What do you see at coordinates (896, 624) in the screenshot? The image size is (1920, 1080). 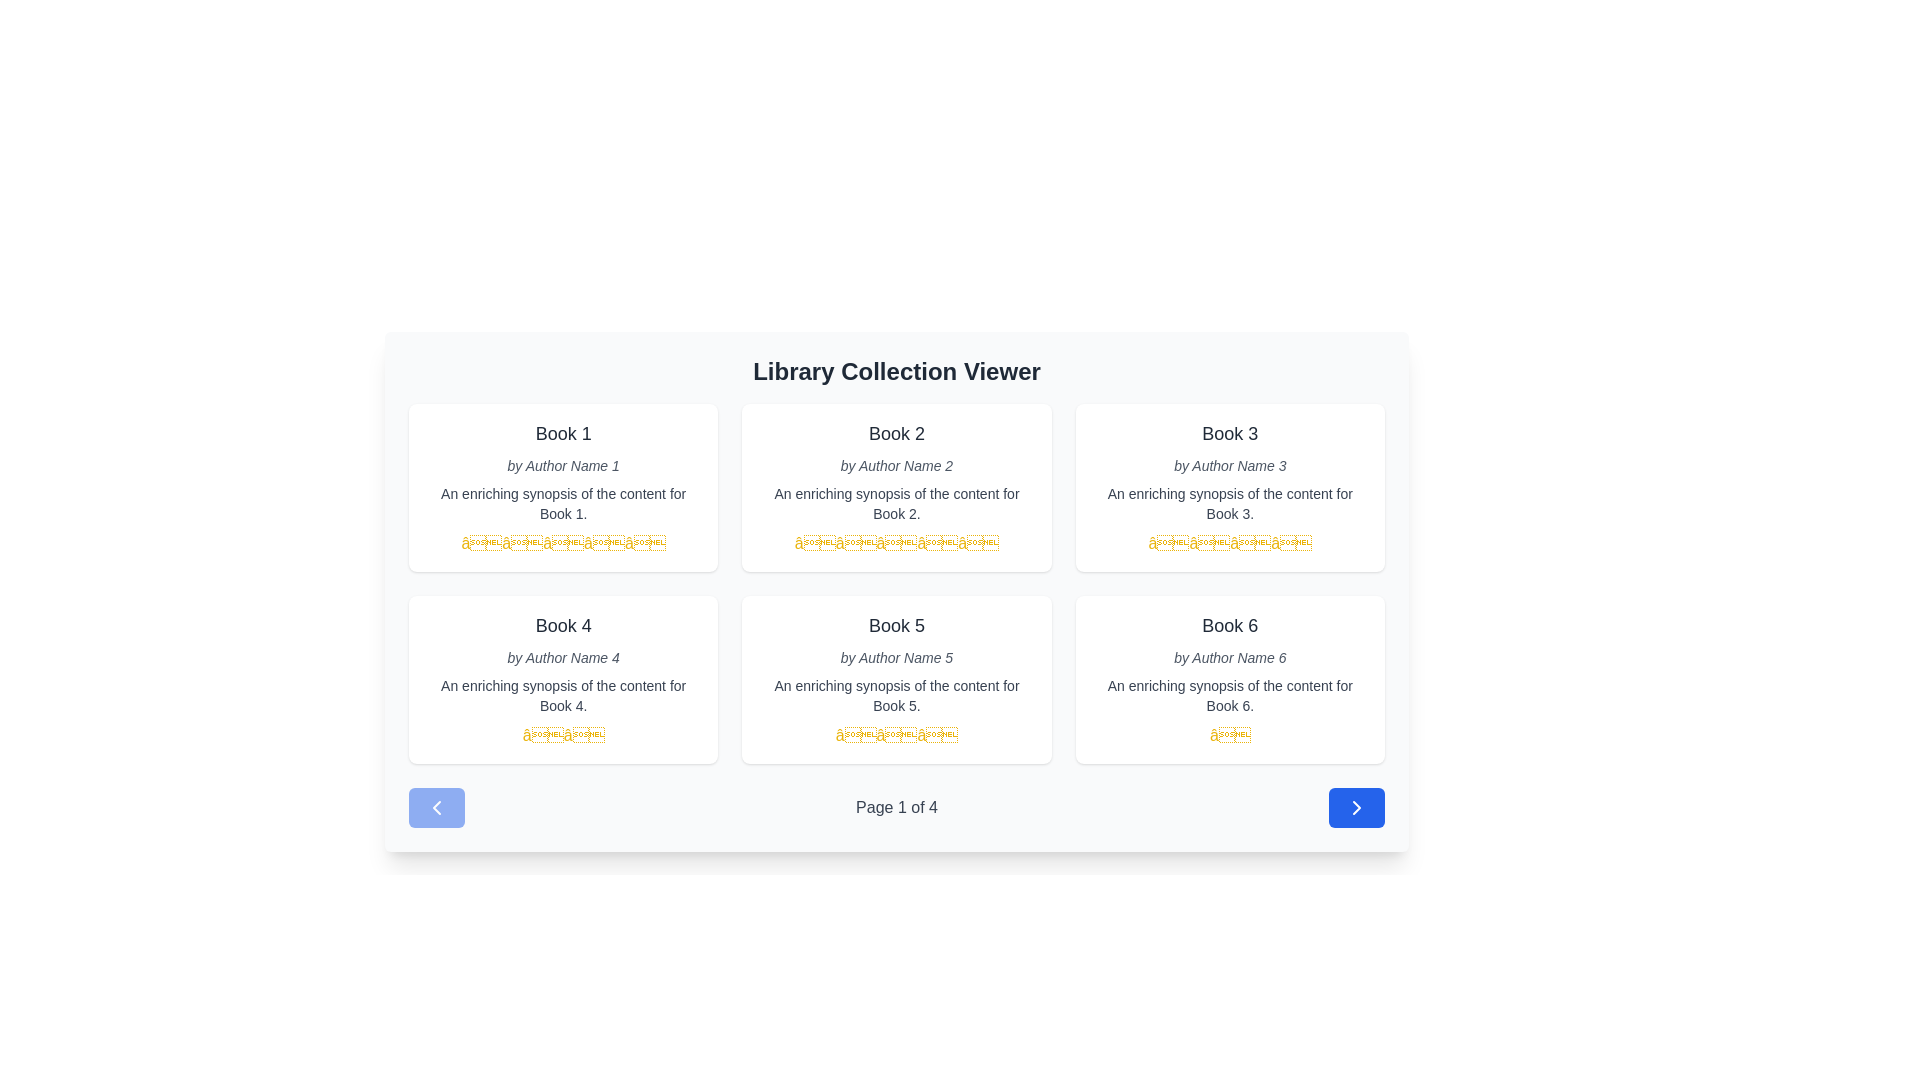 I see `the static text label displaying the title of 'Book 5', which is located in the second row, middle column of the grid layout` at bounding box center [896, 624].